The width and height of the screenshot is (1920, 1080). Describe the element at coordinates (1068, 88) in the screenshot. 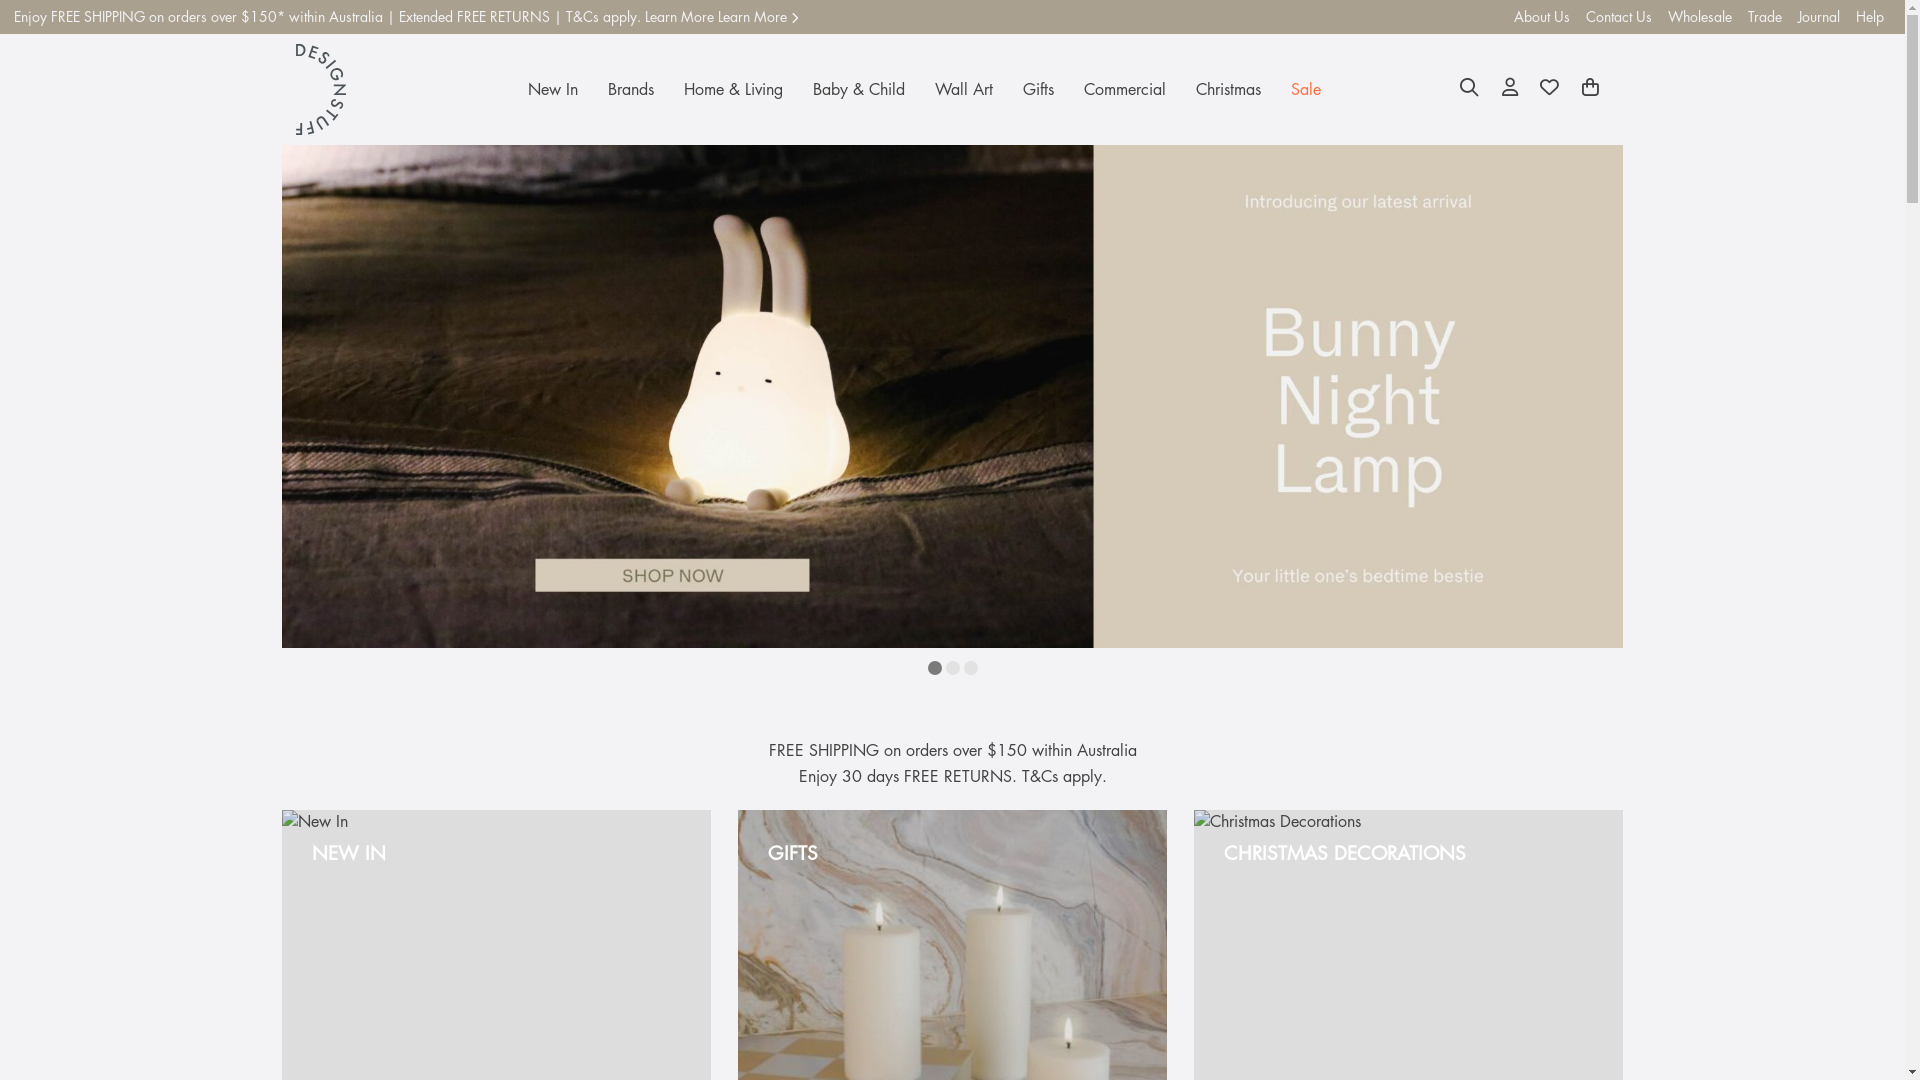

I see `'Commercial'` at that location.